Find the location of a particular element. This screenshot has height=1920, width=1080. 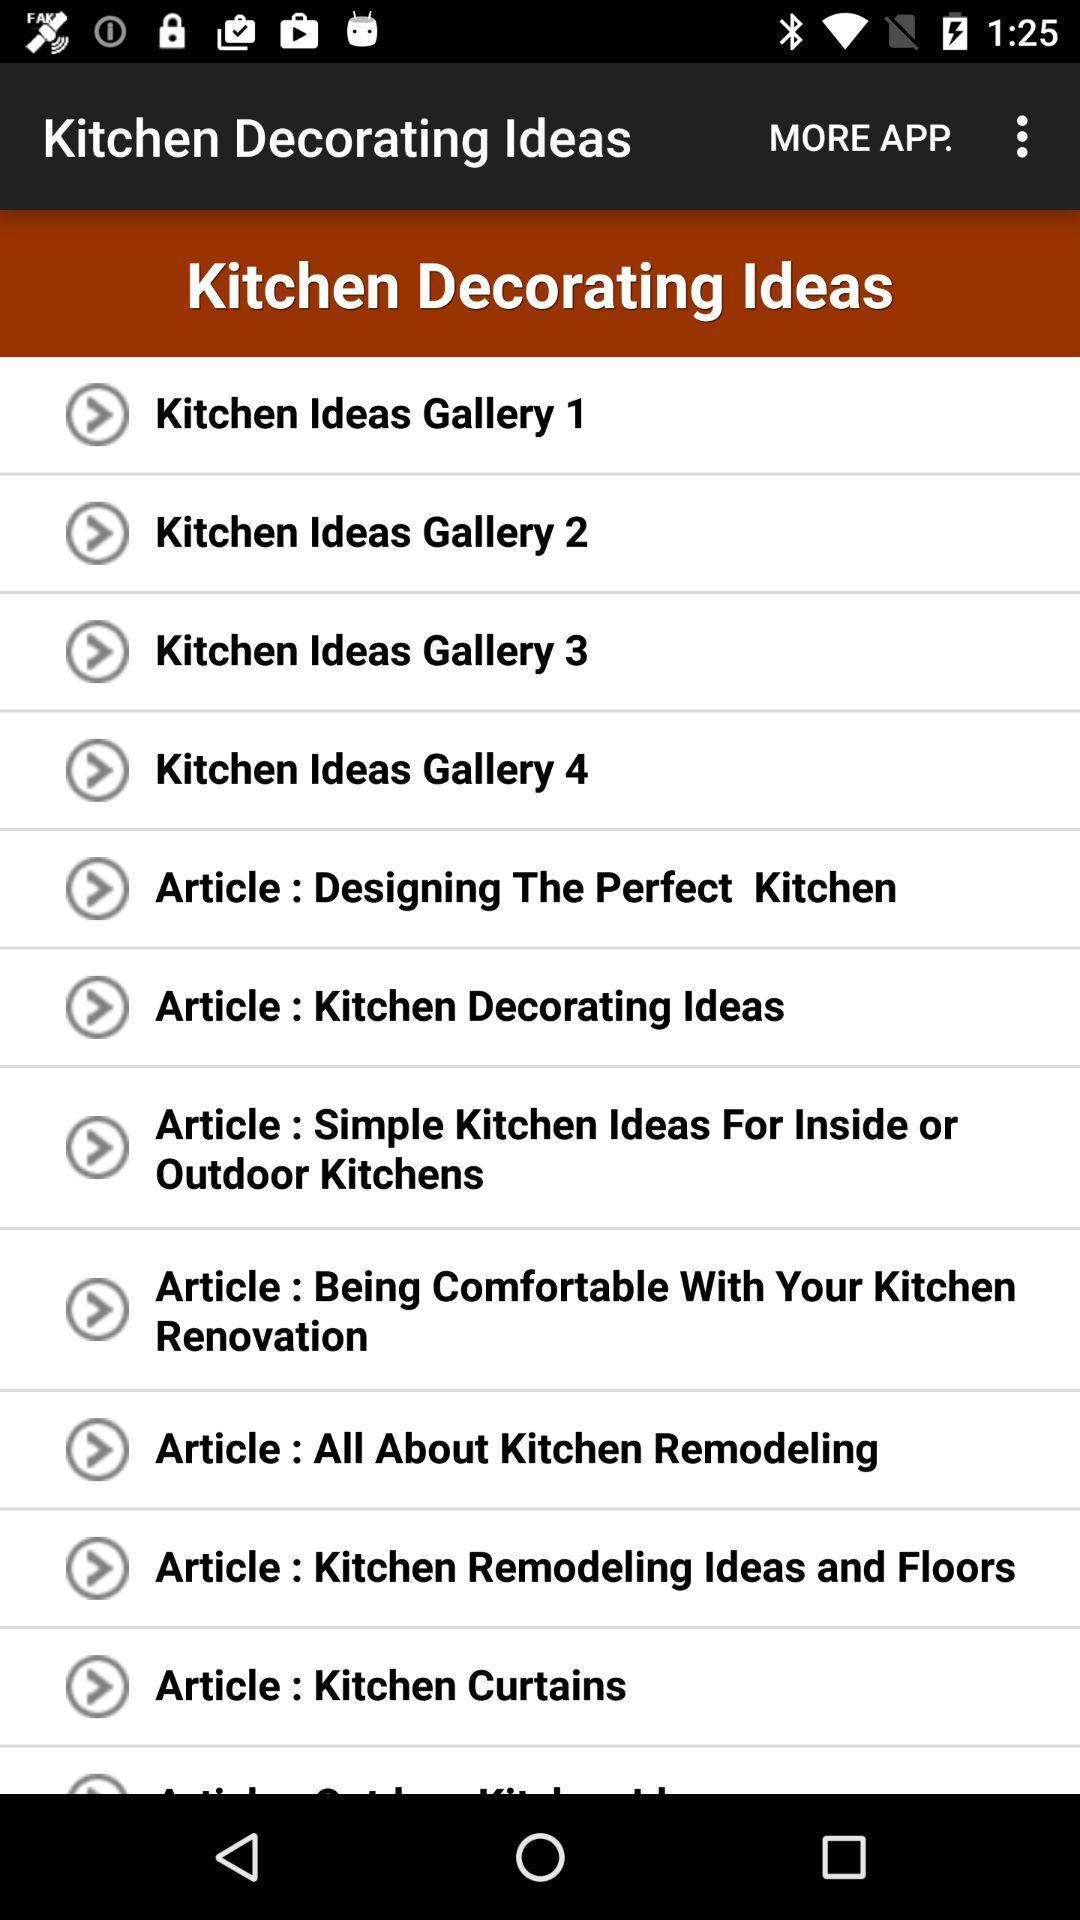

the item above the kitchen decorating ideas item is located at coordinates (1027, 135).